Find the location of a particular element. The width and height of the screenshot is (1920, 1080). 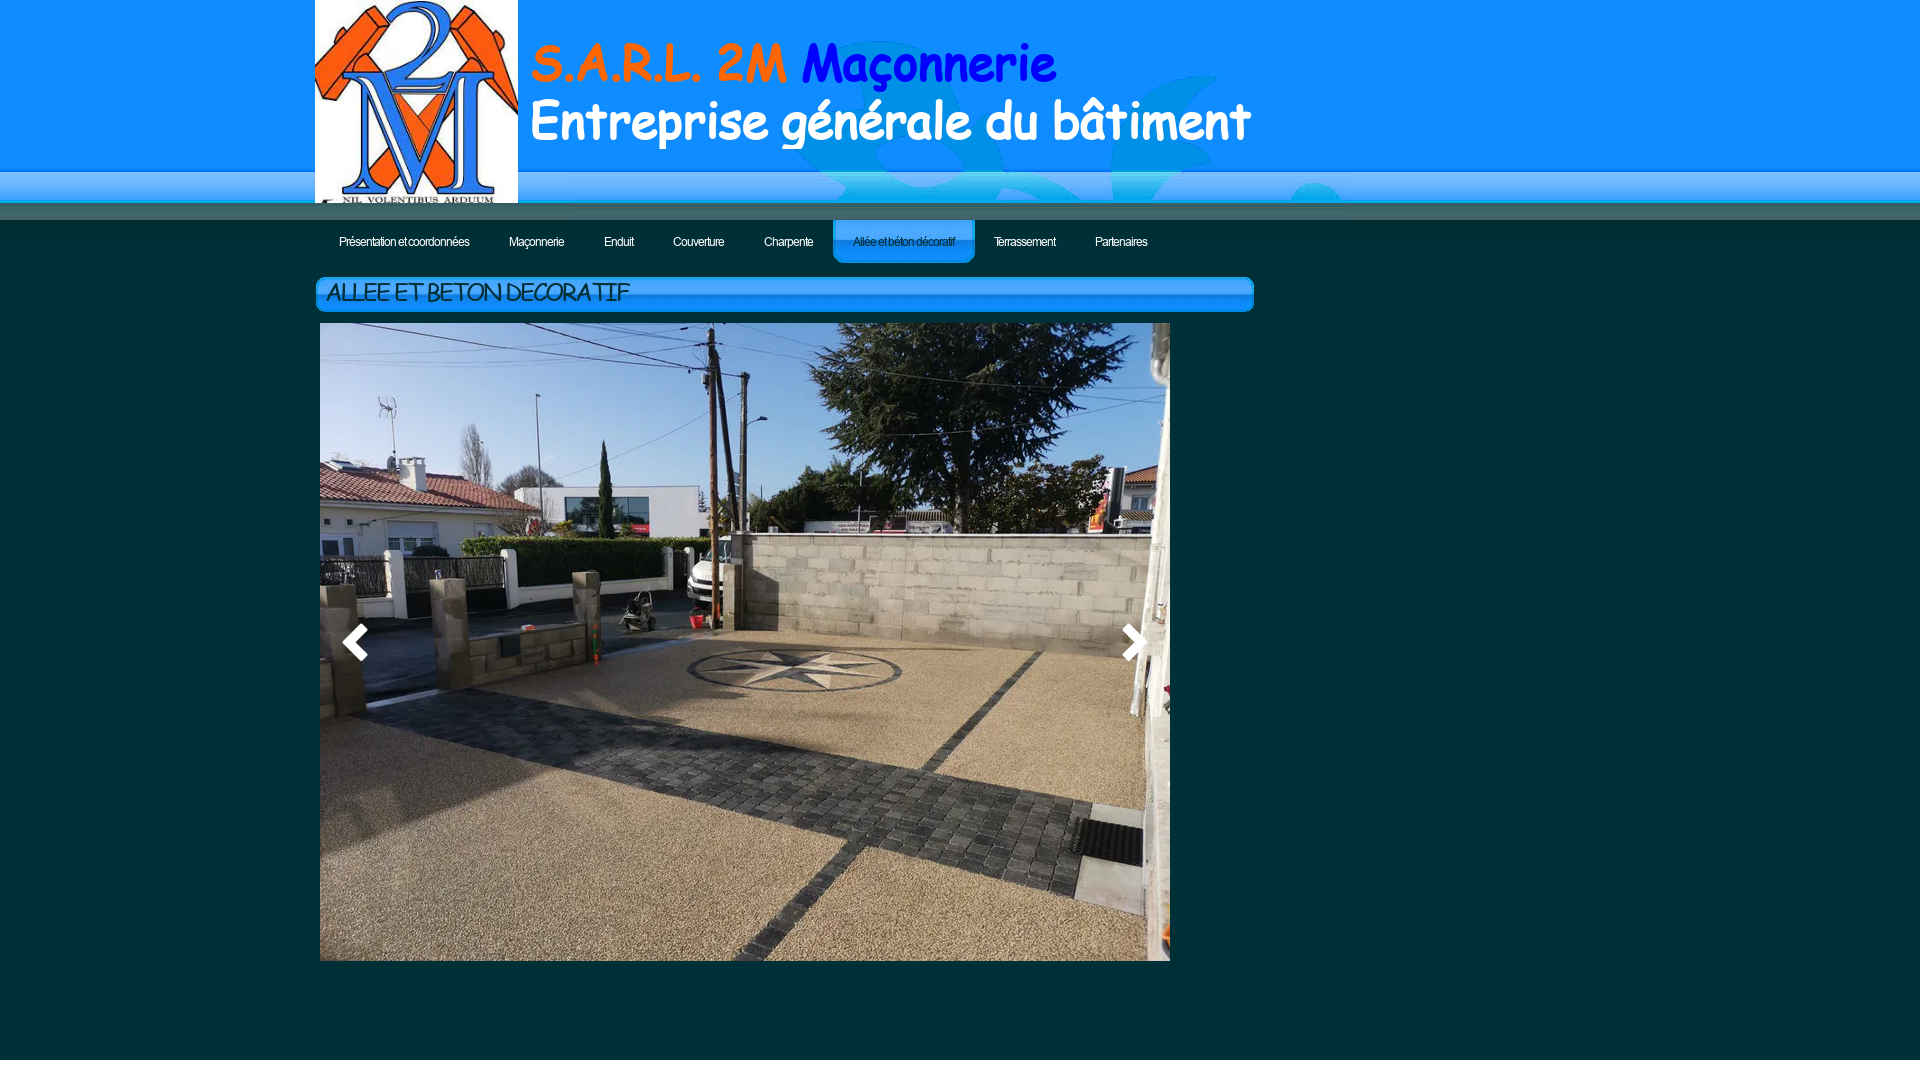

'Terrassement' is located at coordinates (1024, 240).